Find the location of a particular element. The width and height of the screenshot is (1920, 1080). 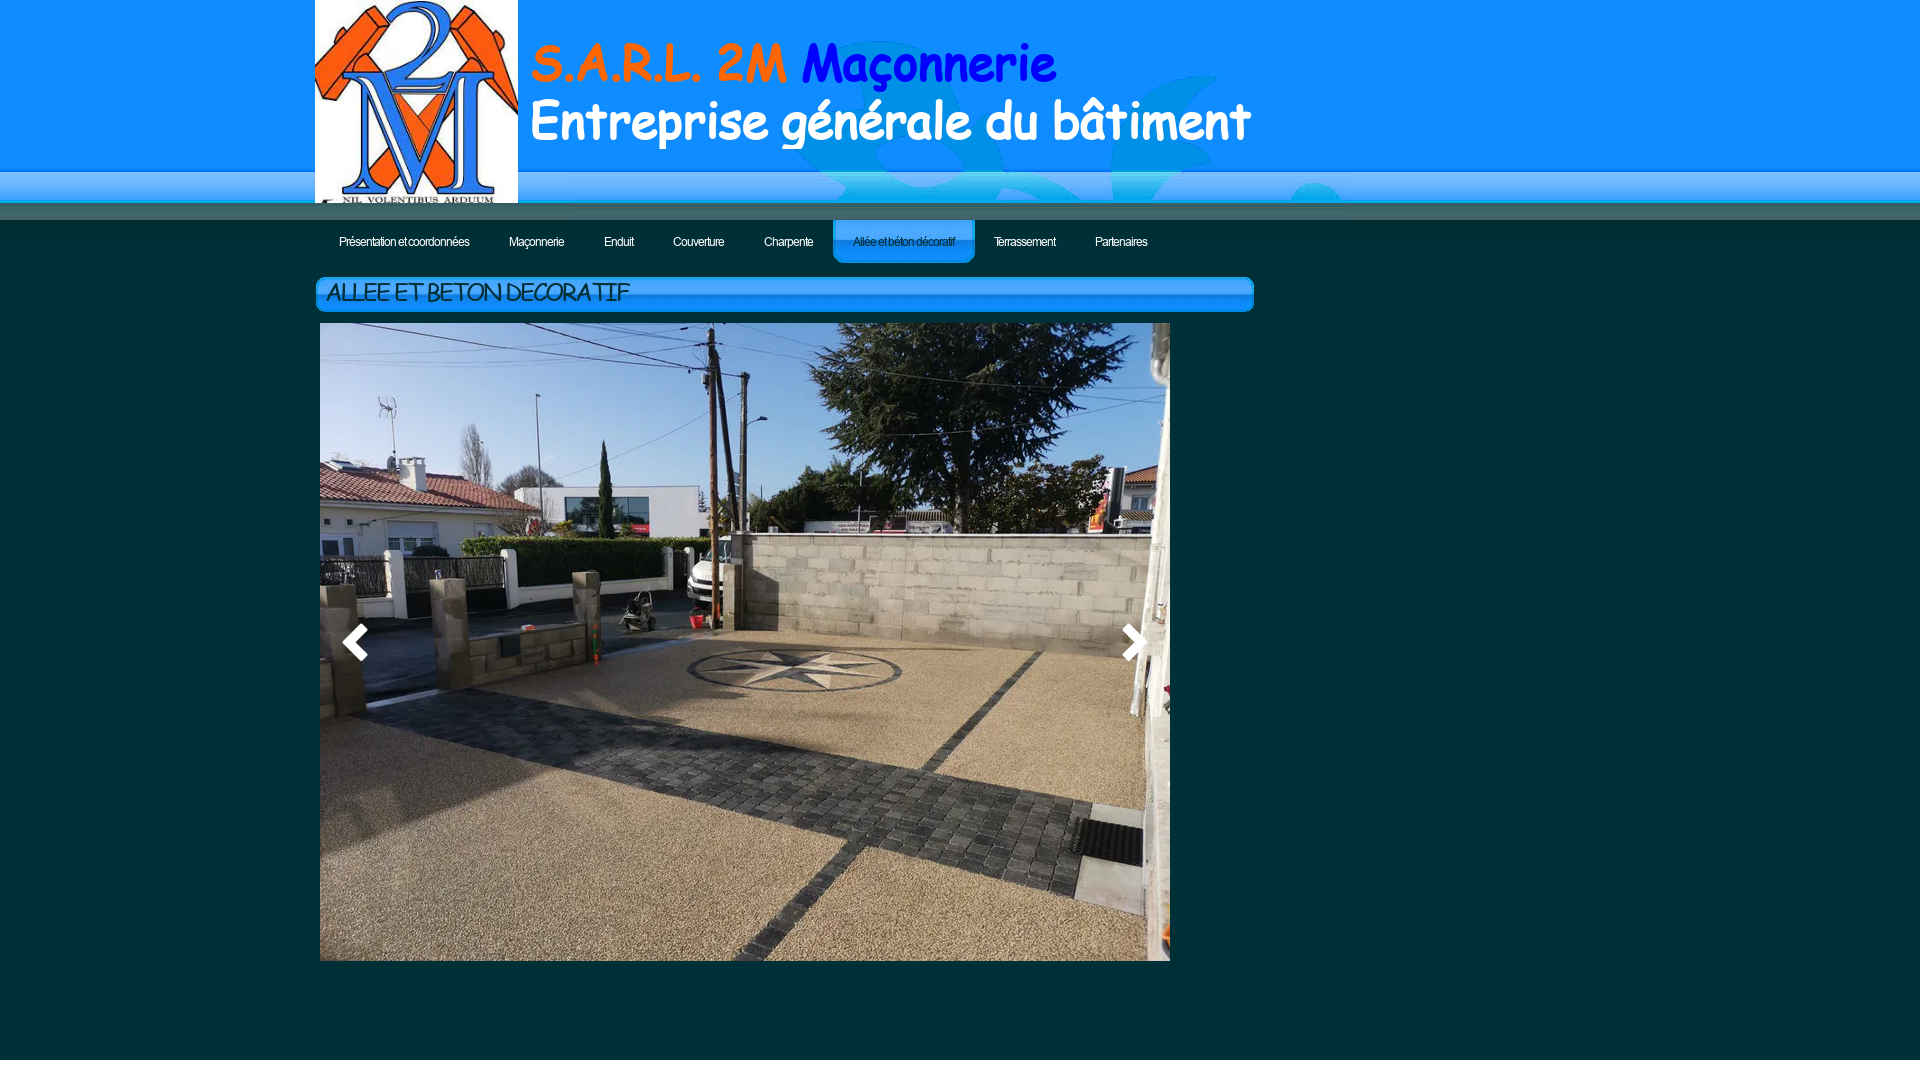

'Terrassement' is located at coordinates (1024, 240).